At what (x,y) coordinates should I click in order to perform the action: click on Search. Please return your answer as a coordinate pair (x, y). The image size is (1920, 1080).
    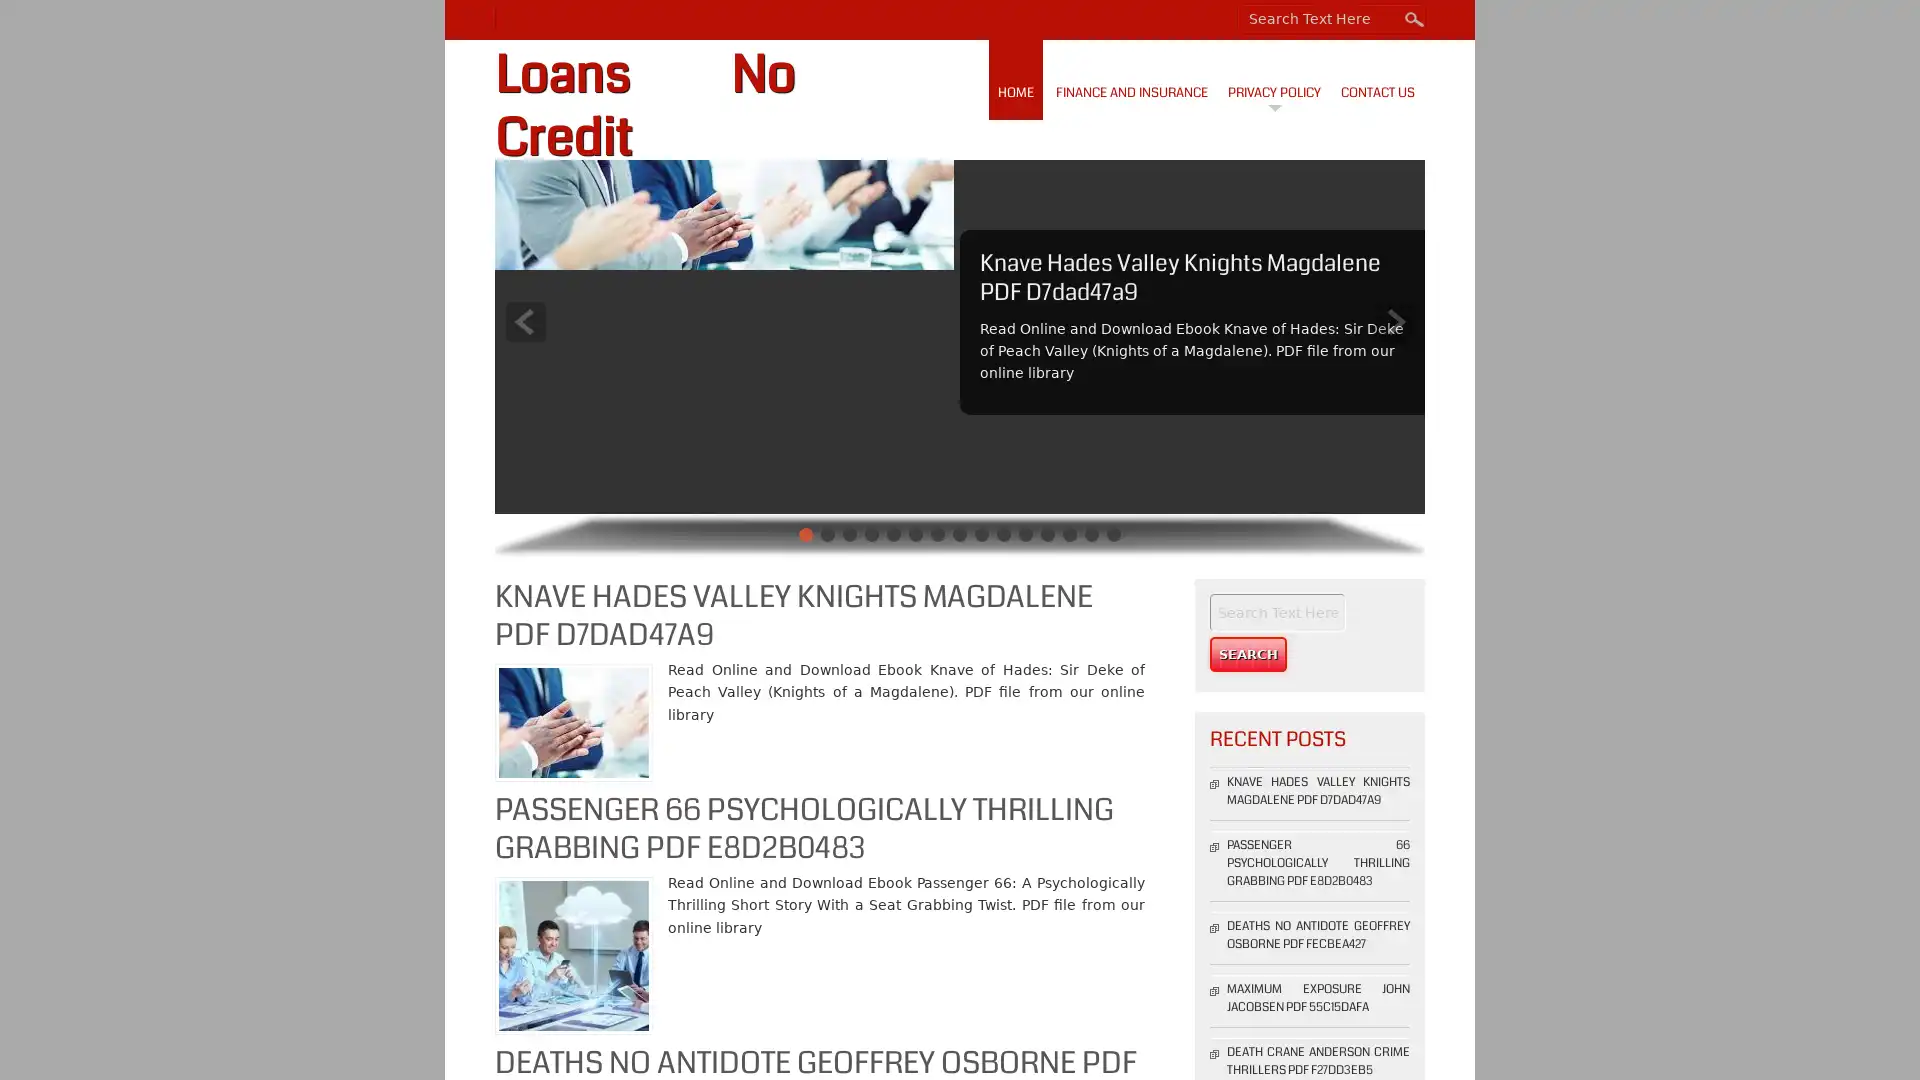
    Looking at the image, I should click on (1247, 654).